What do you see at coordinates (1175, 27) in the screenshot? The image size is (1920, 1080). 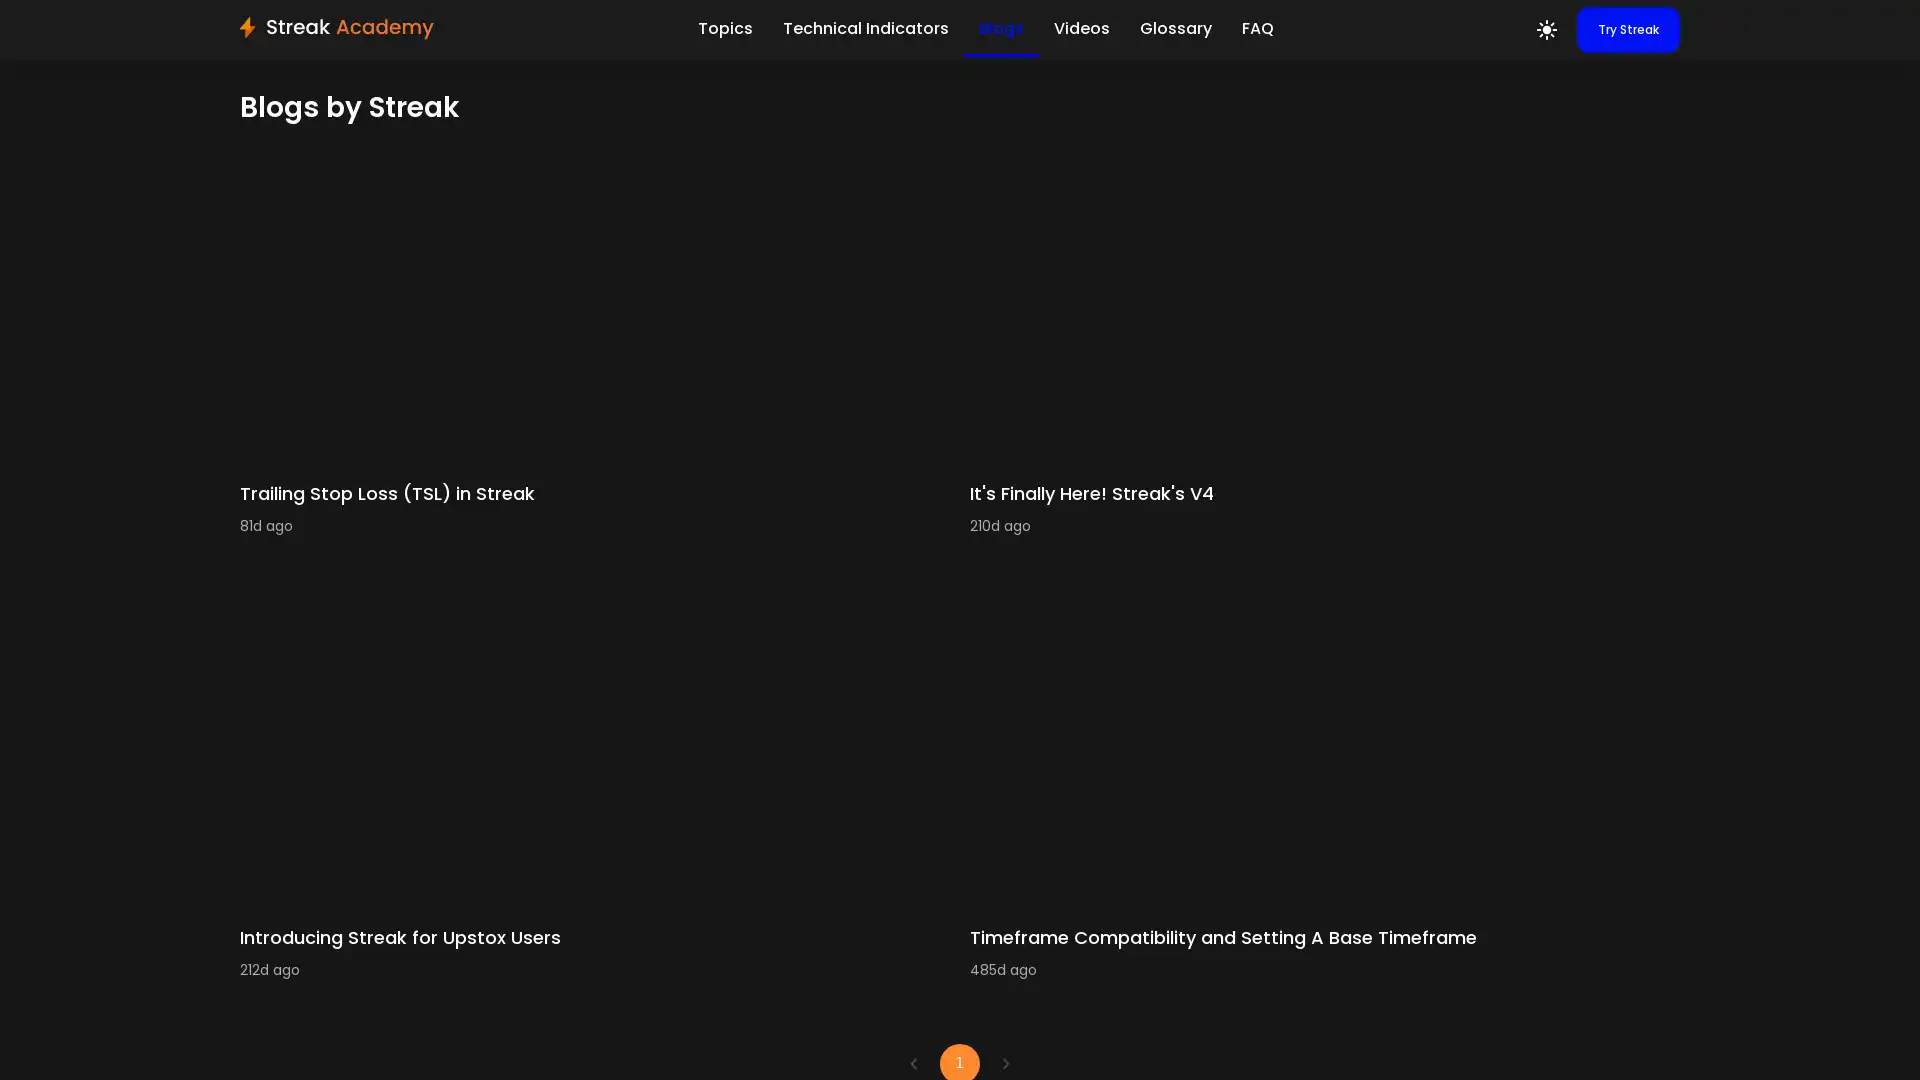 I see `Glossary` at bounding box center [1175, 27].